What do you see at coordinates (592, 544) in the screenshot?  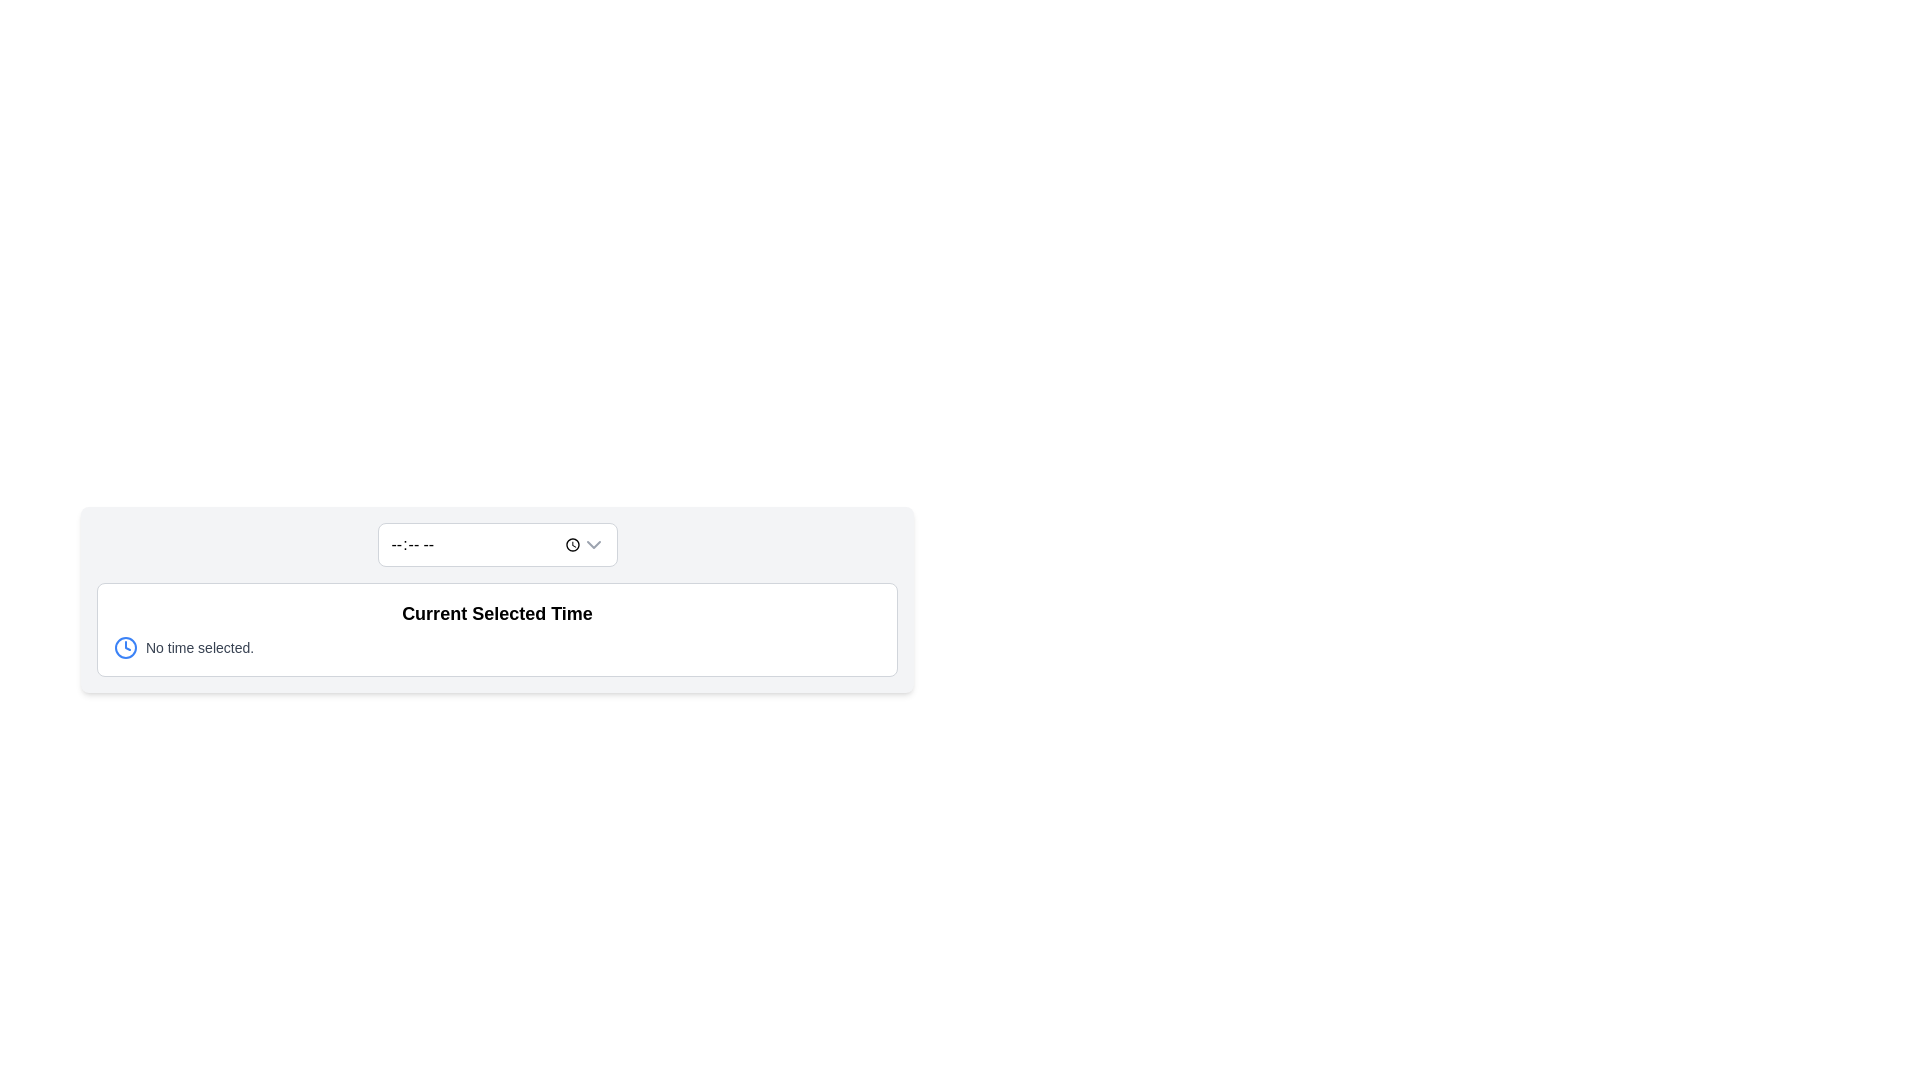 I see `the downward-facing chevron icon located to the right side of the input field within the dropdown interface` at bounding box center [592, 544].